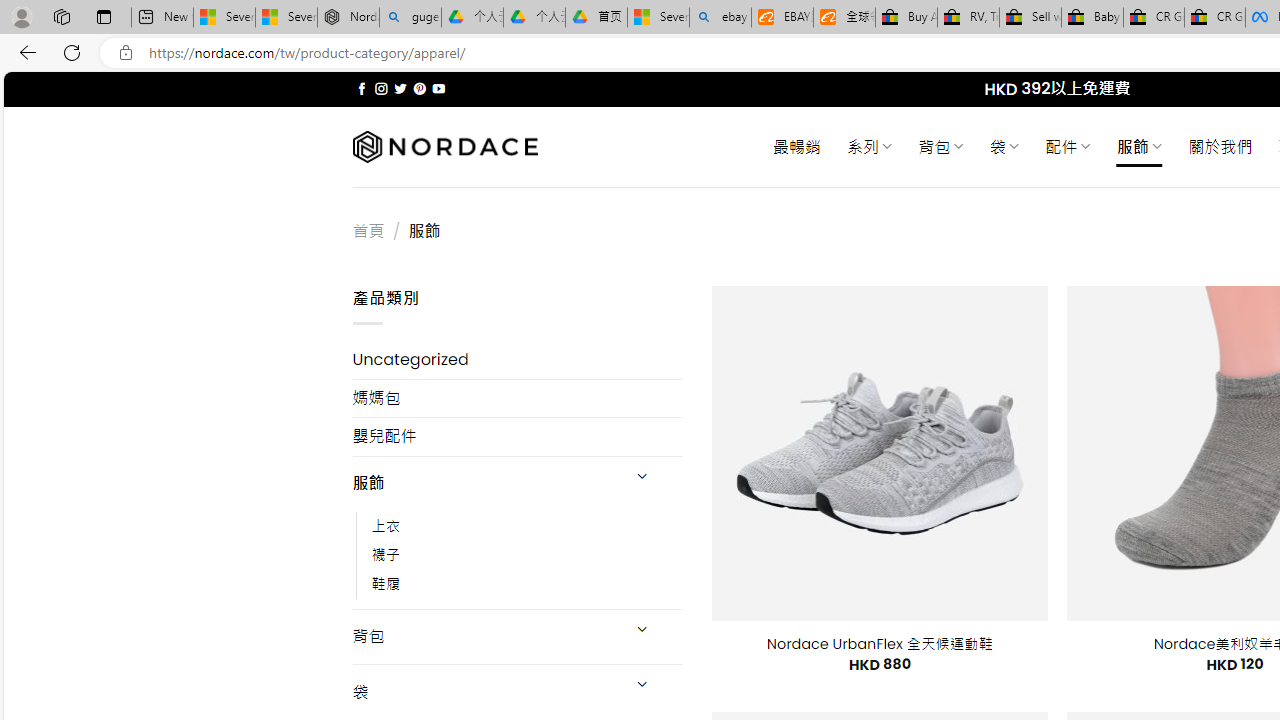 The image size is (1280, 720). What do you see at coordinates (381, 88) in the screenshot?
I see `'Follow on Instagram'` at bounding box center [381, 88].